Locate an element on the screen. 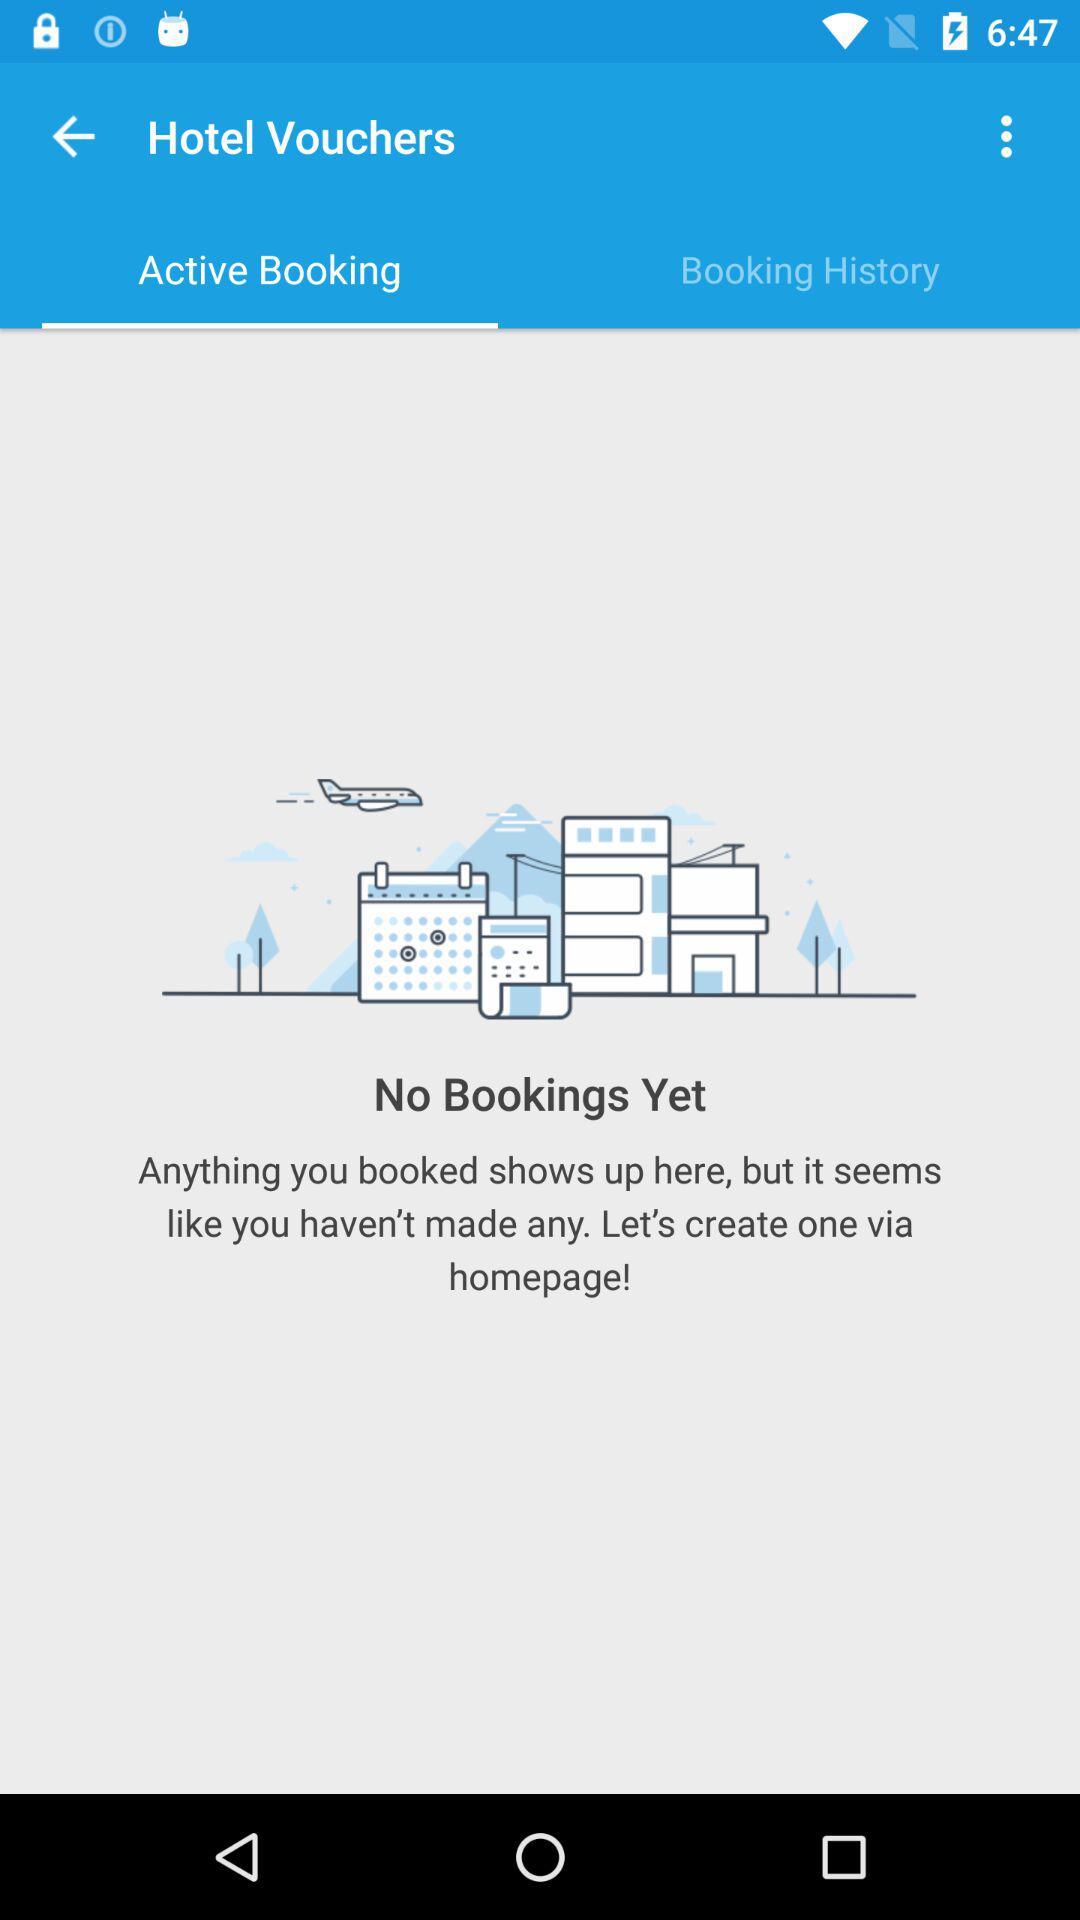 The image size is (1080, 1920). the item next to the active booking item is located at coordinates (810, 268).